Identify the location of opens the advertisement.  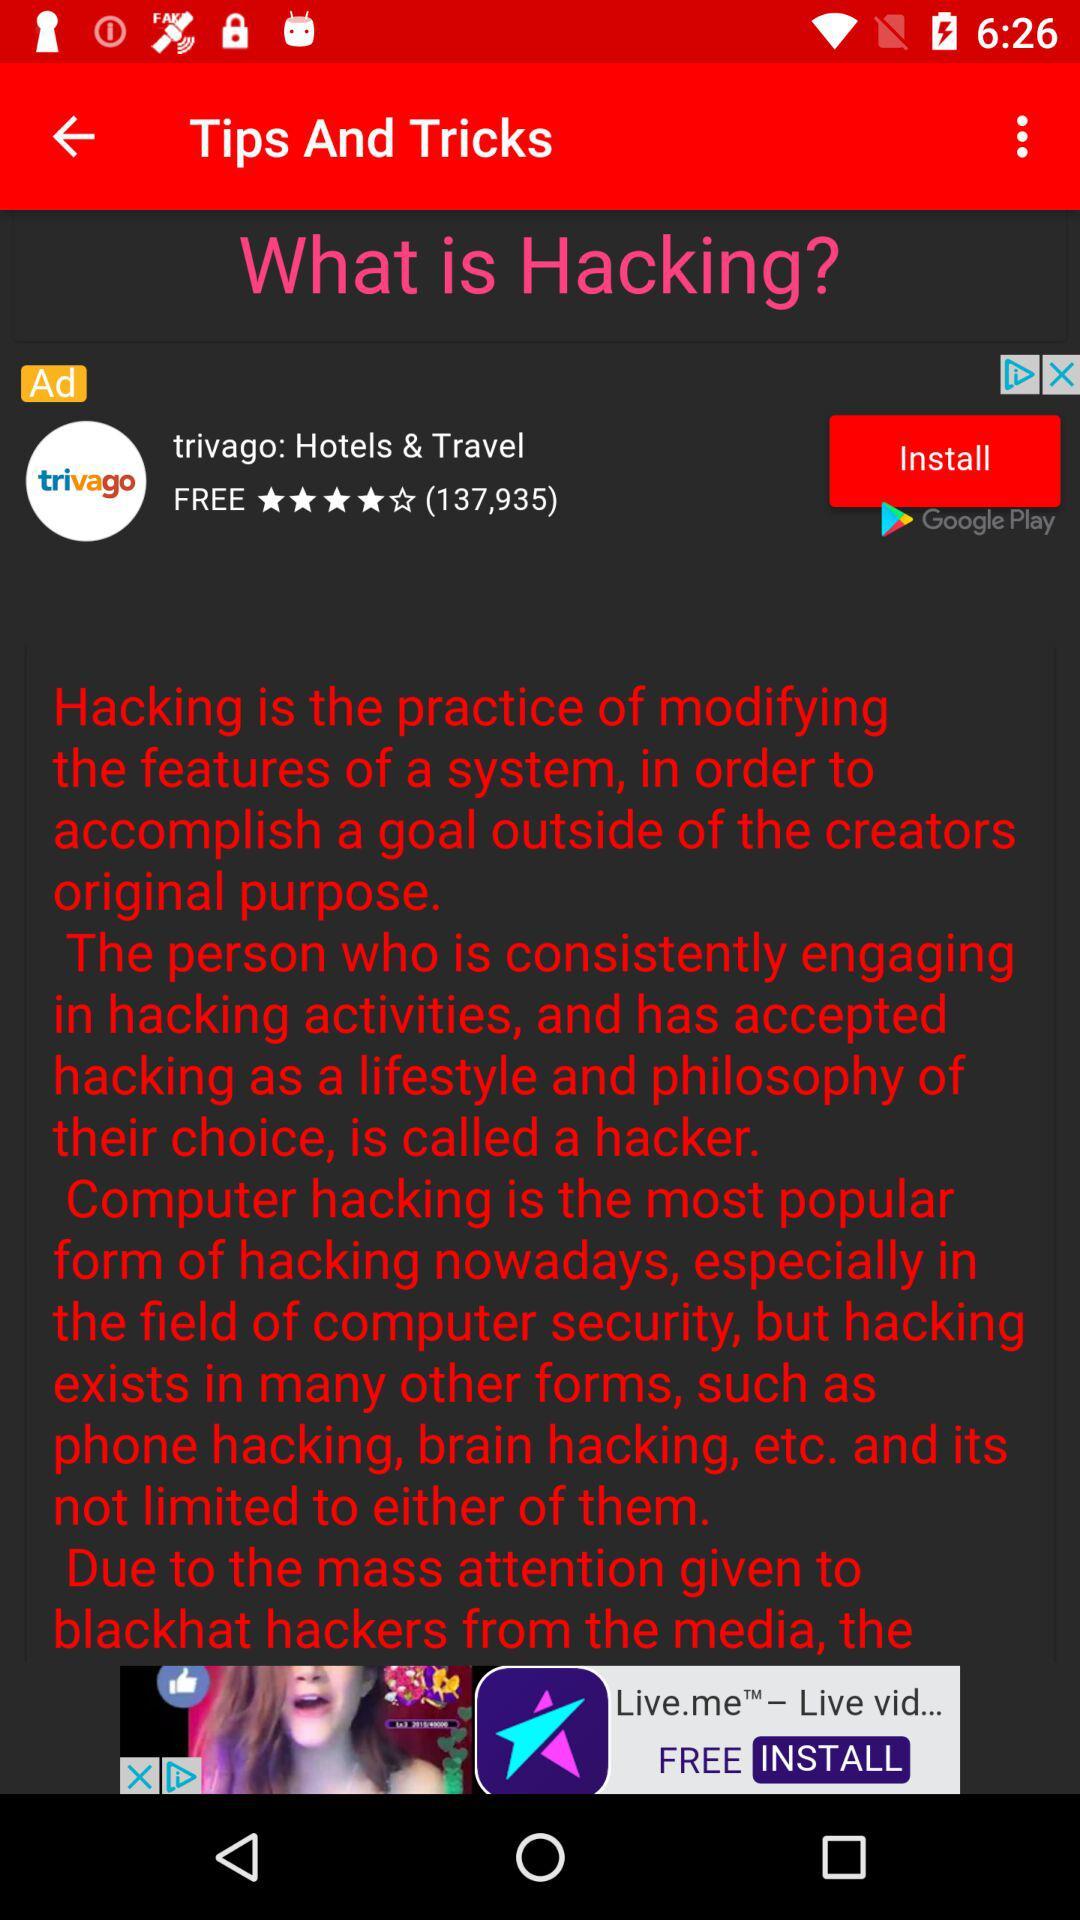
(540, 1727).